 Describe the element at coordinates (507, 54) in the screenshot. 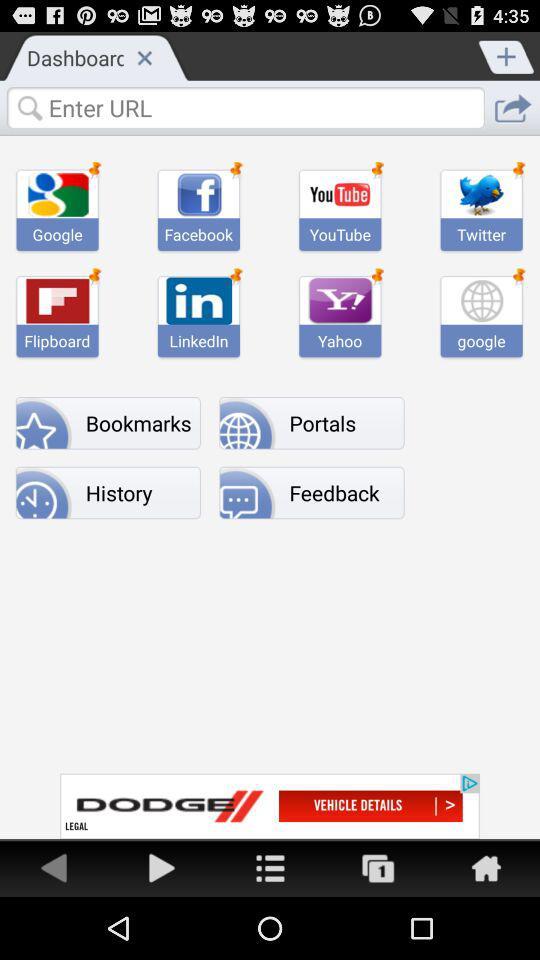

I see `new tab` at that location.